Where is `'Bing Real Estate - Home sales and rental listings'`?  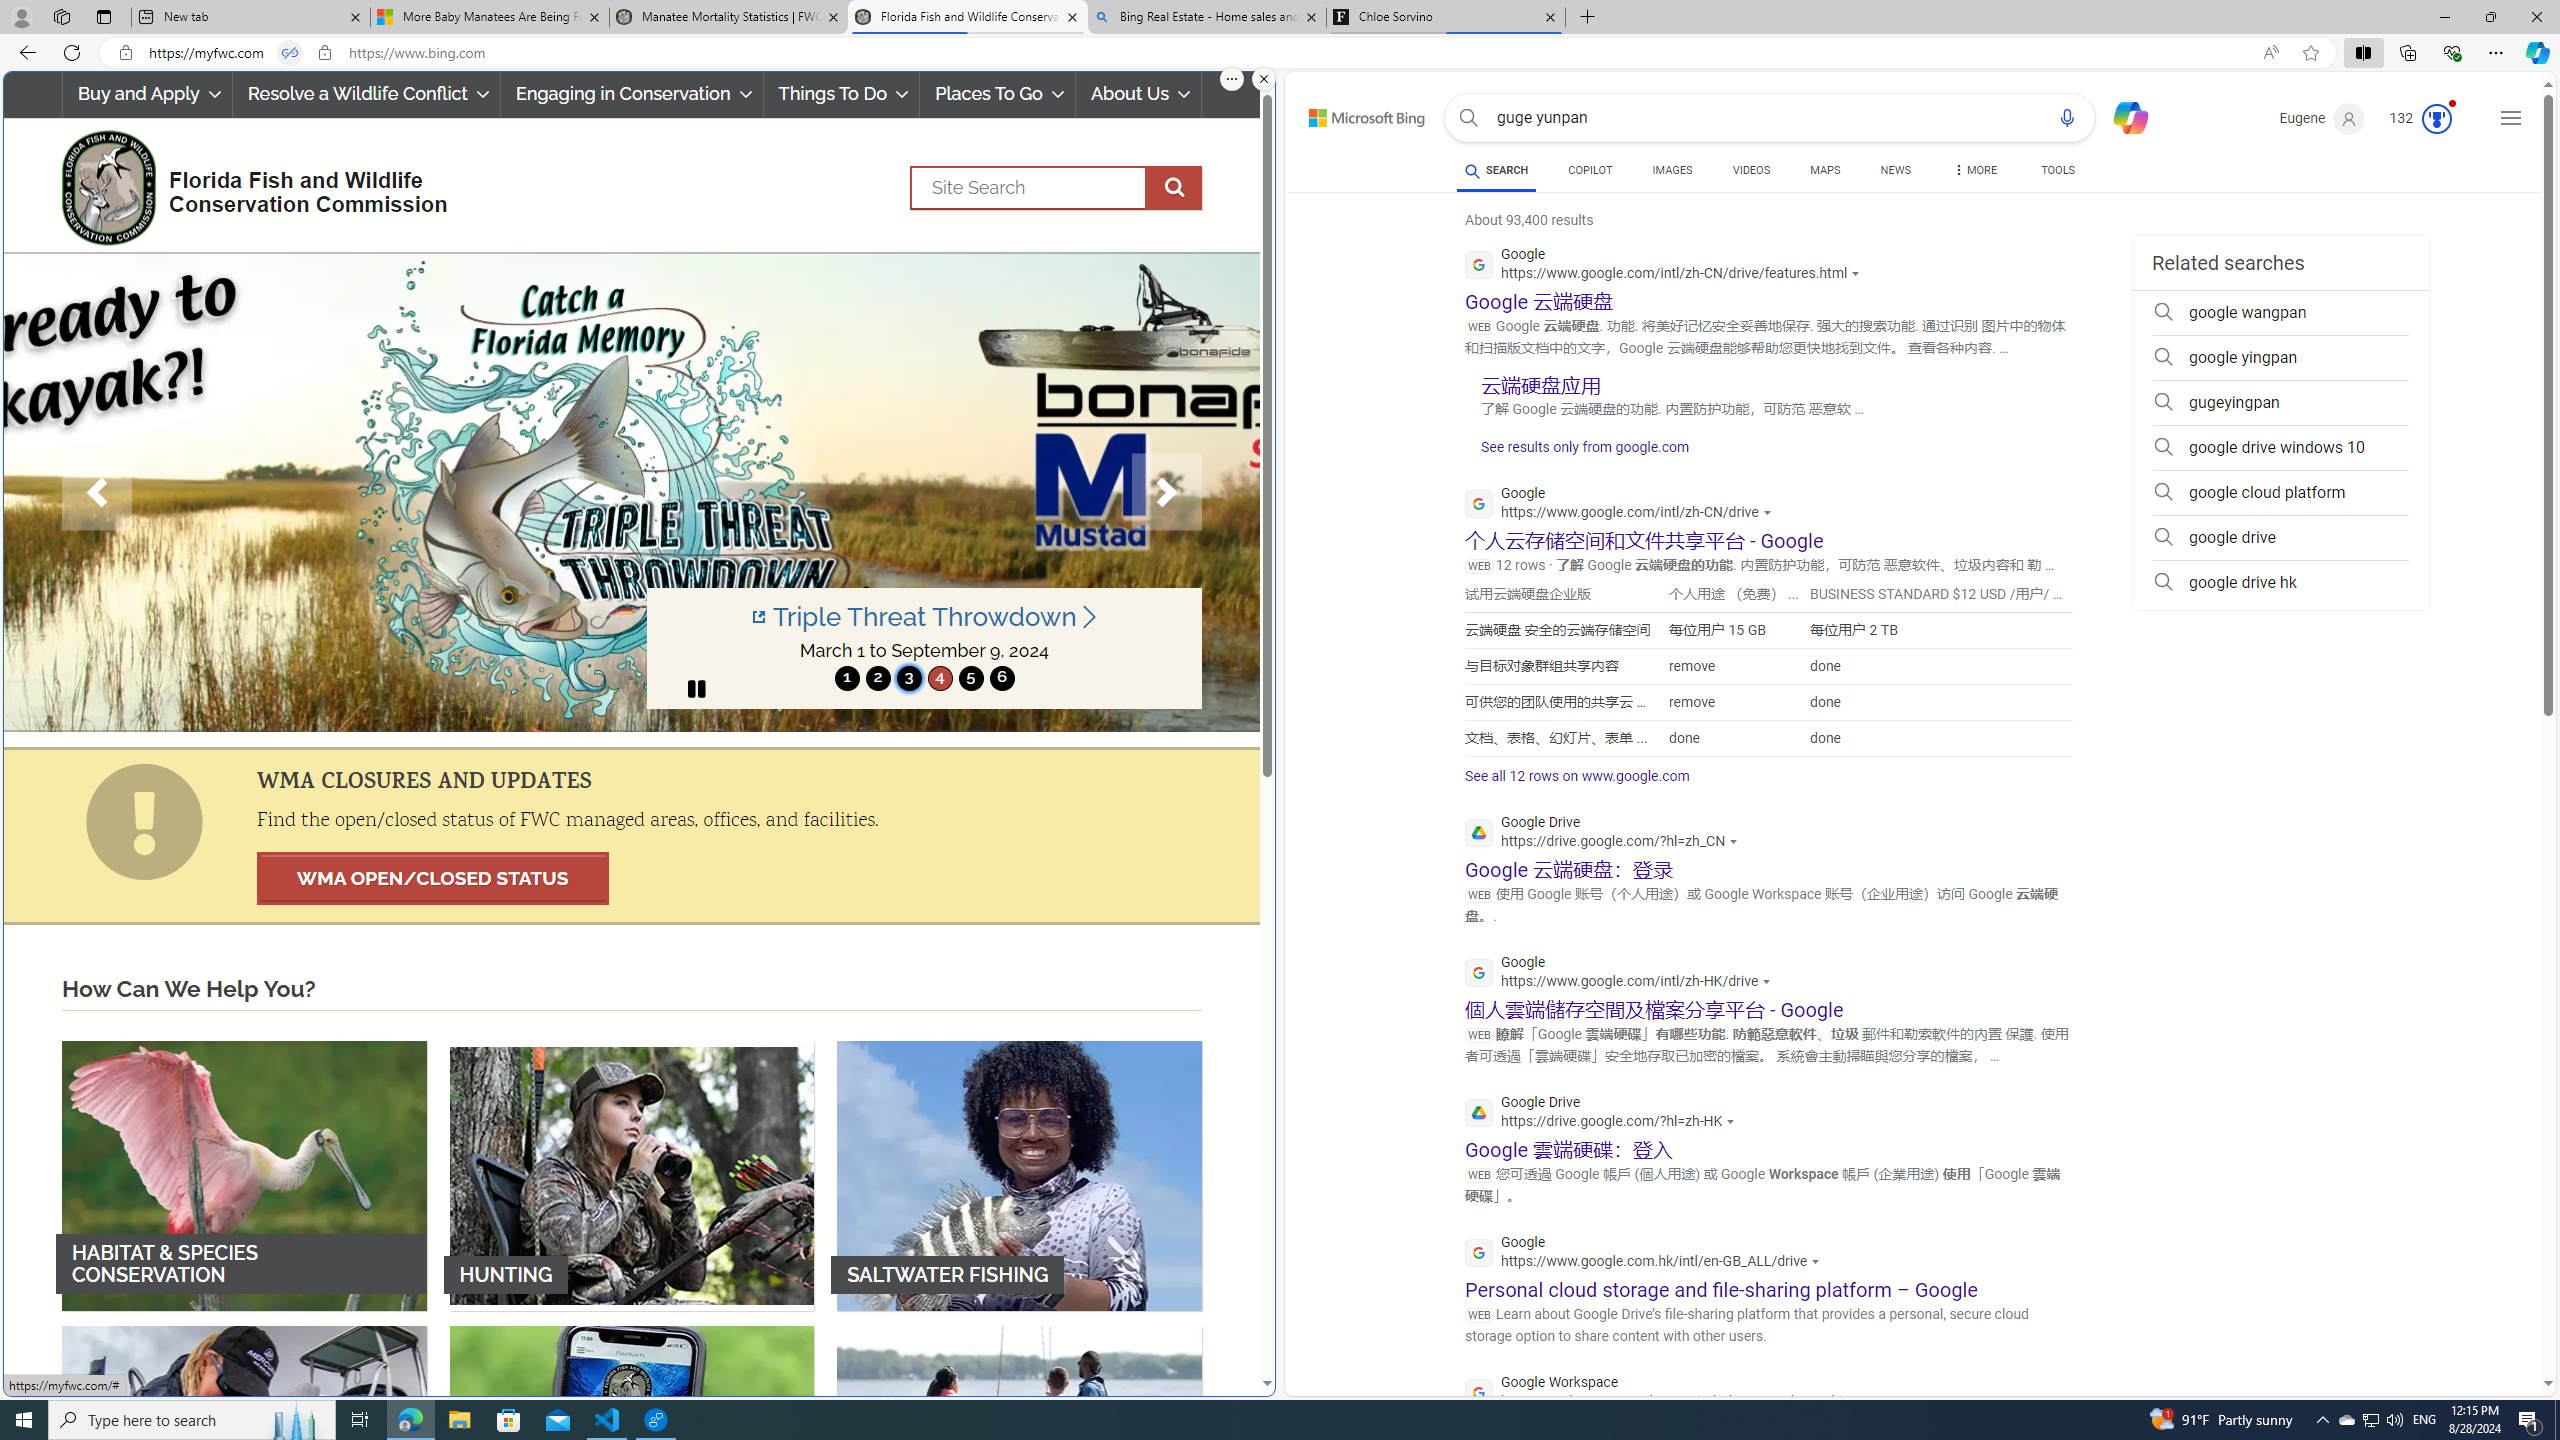 'Bing Real Estate - Home sales and rental listings' is located at coordinates (1204, 16).